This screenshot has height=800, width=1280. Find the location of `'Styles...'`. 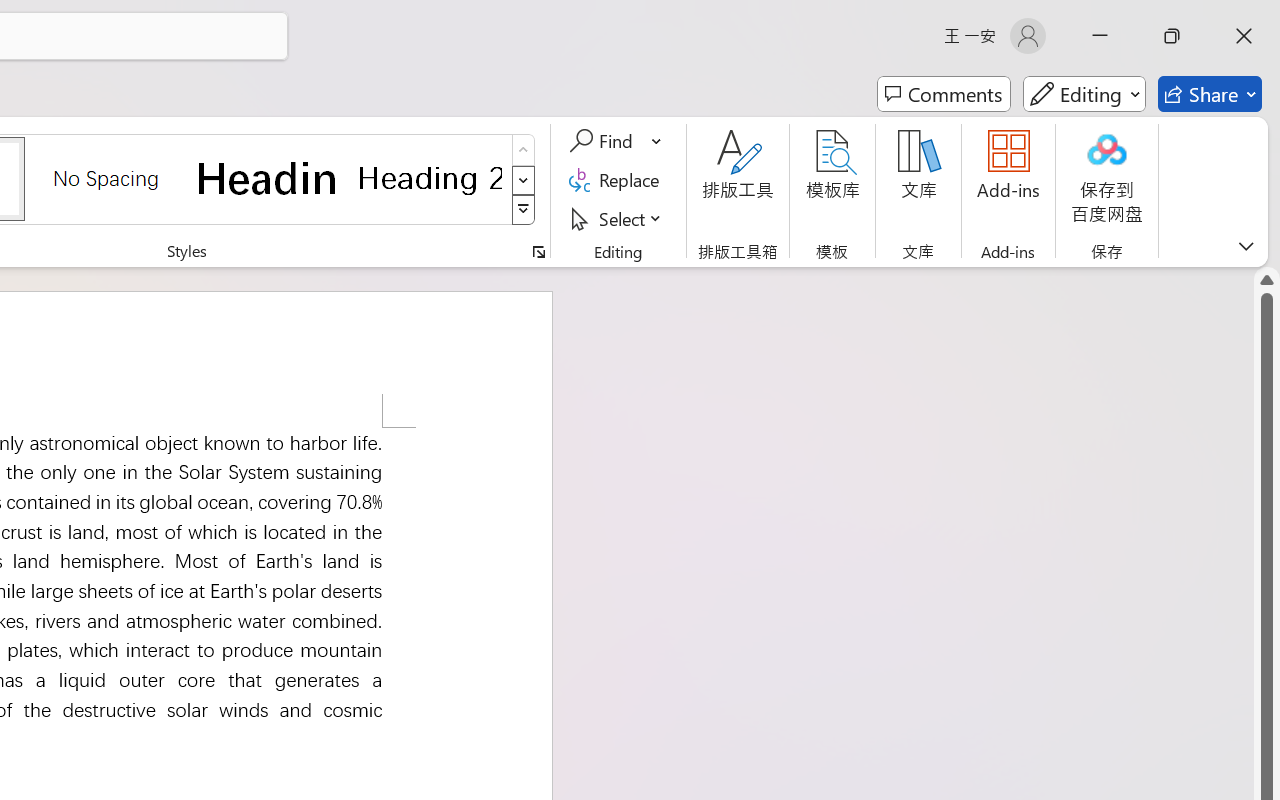

'Styles...' is located at coordinates (538, 251).